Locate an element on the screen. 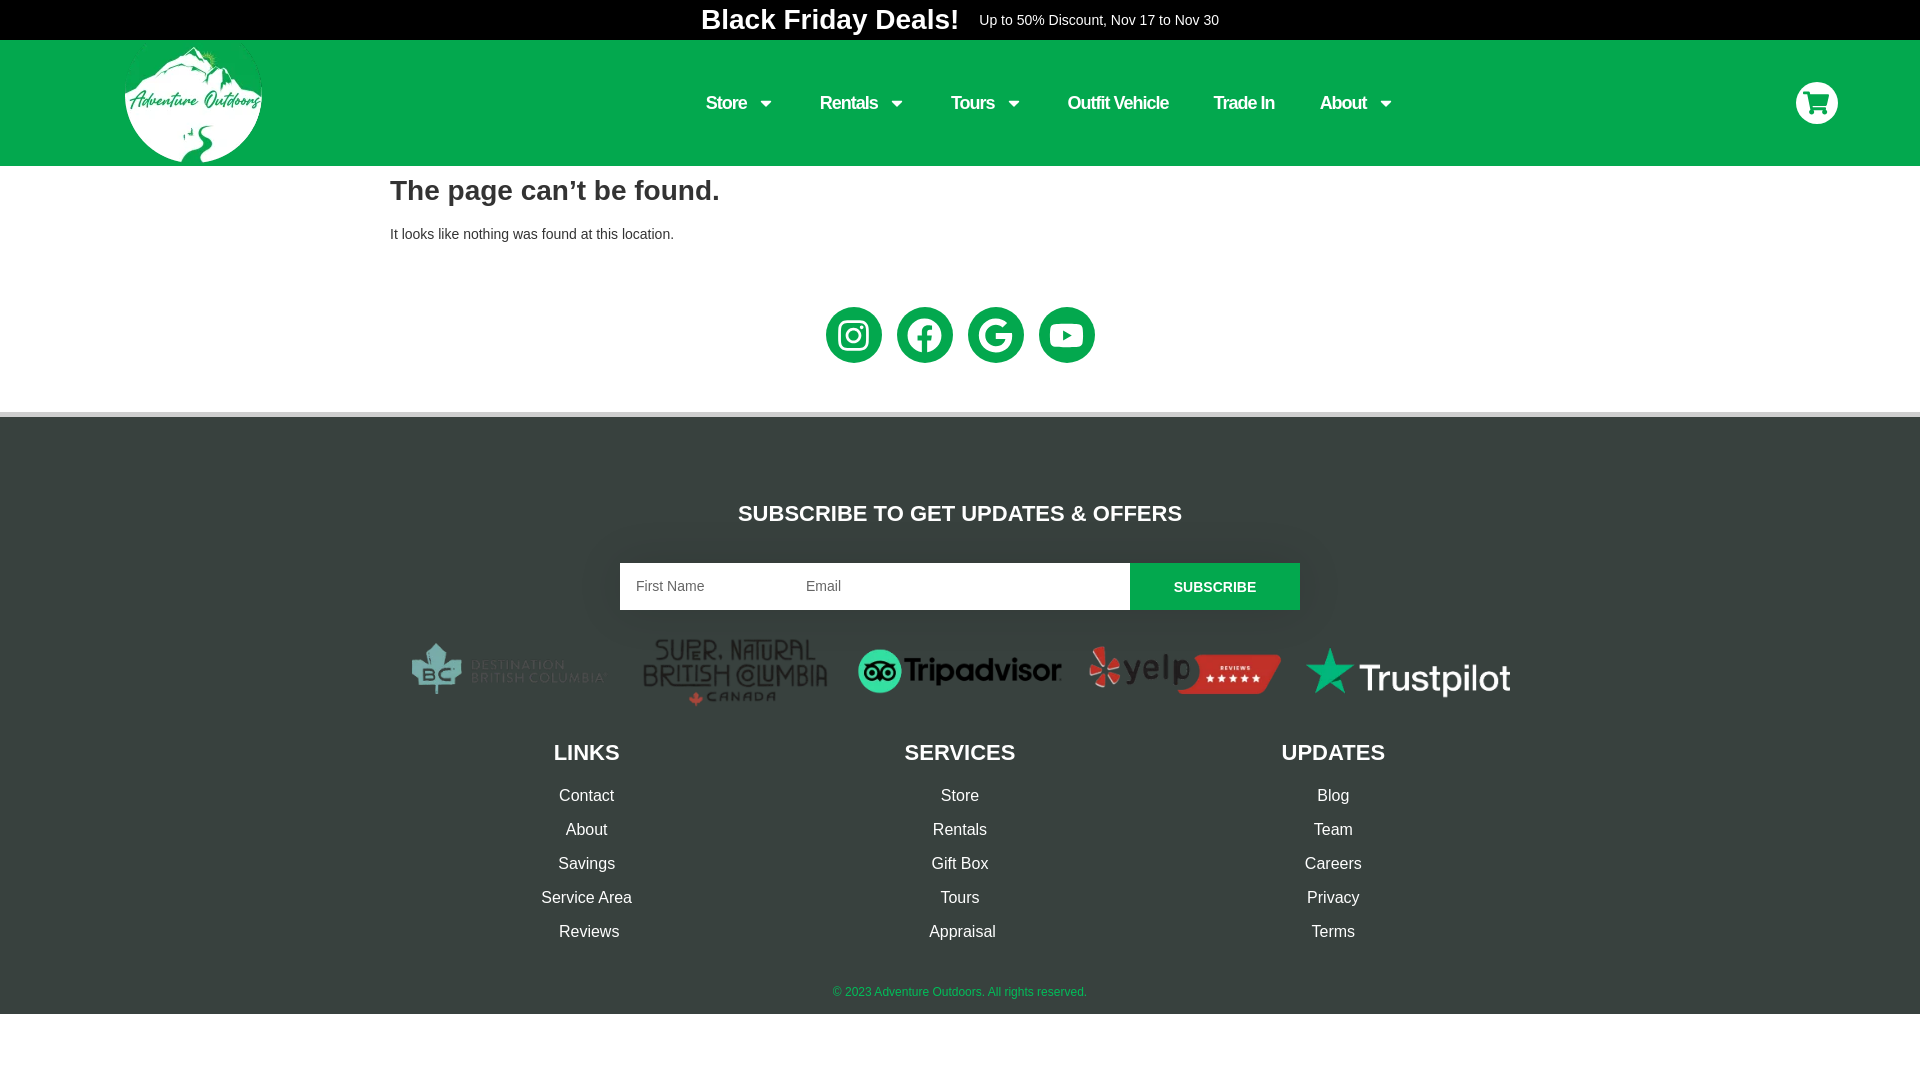 This screenshot has width=1920, height=1080. 'Rentals' is located at coordinates (863, 103).